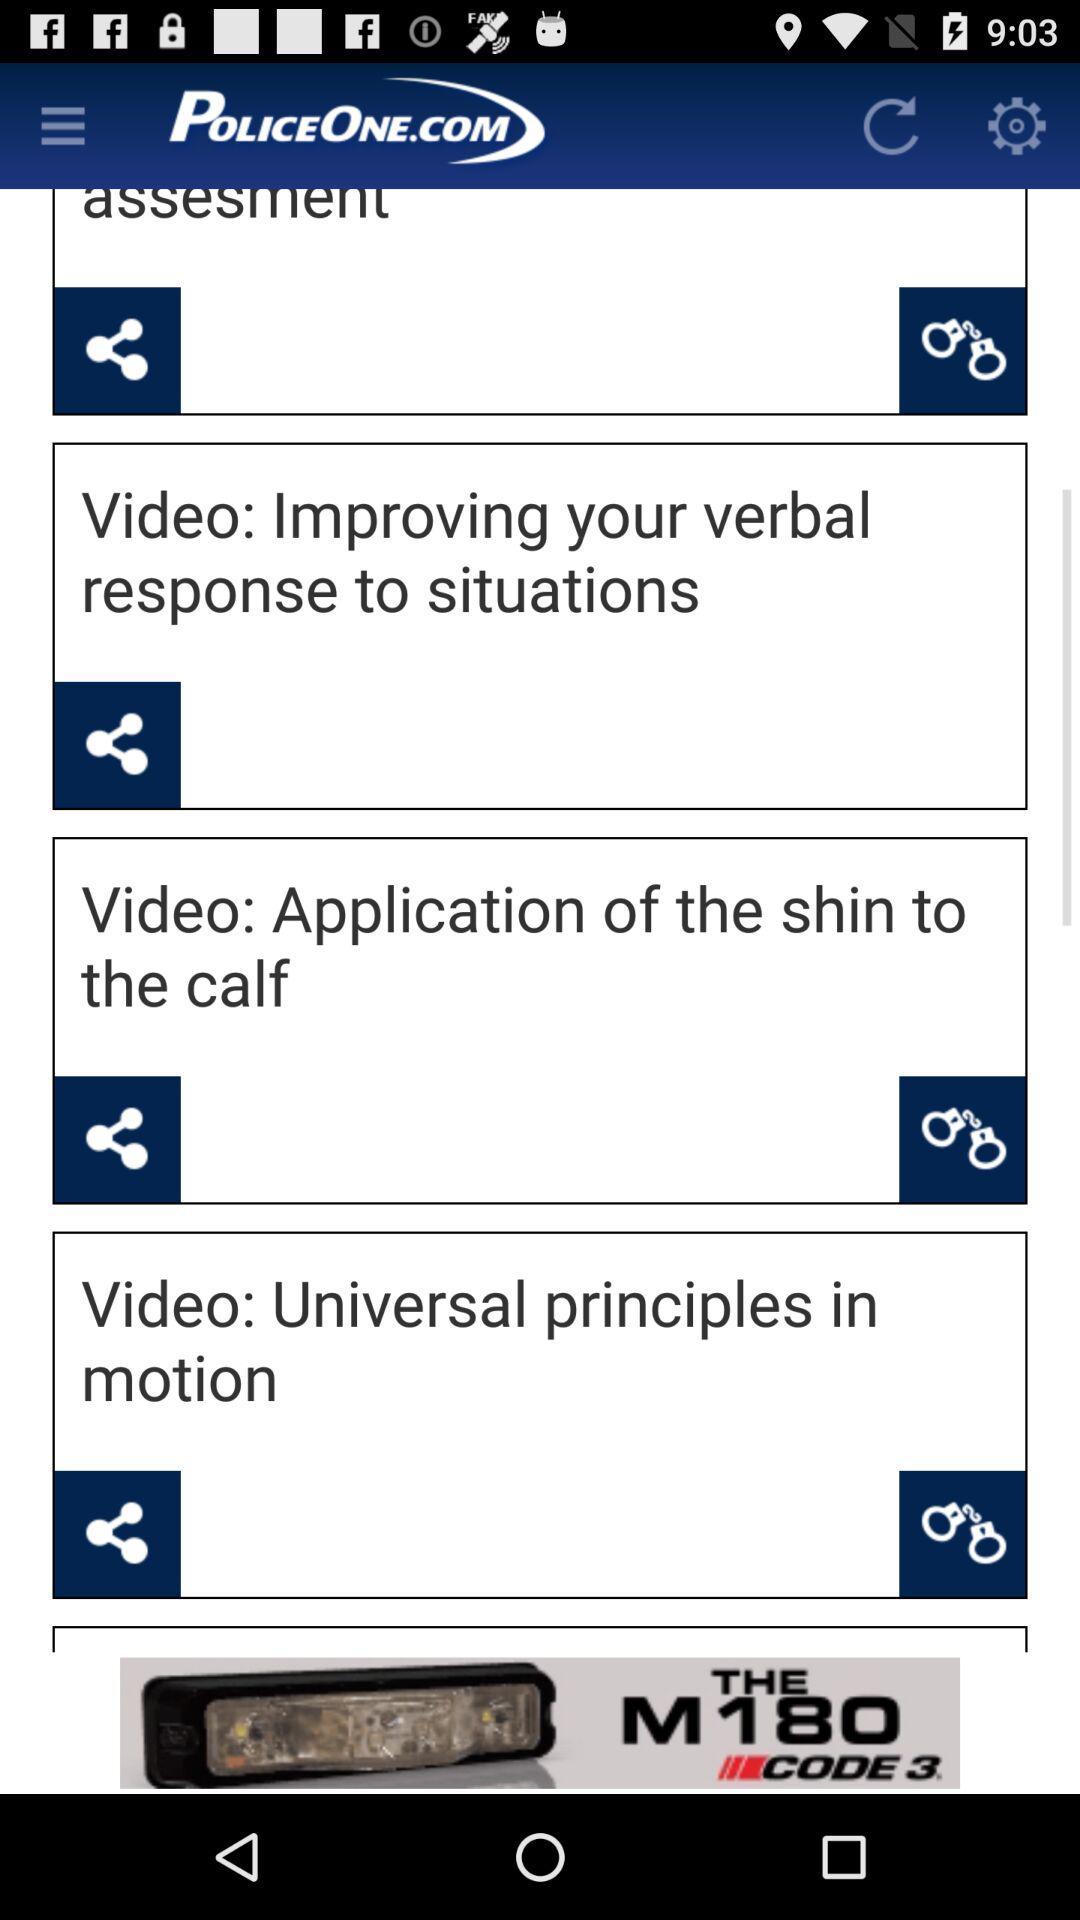 The image size is (1080, 1920). Describe the element at coordinates (540, 1722) in the screenshot. I see `advertisement` at that location.